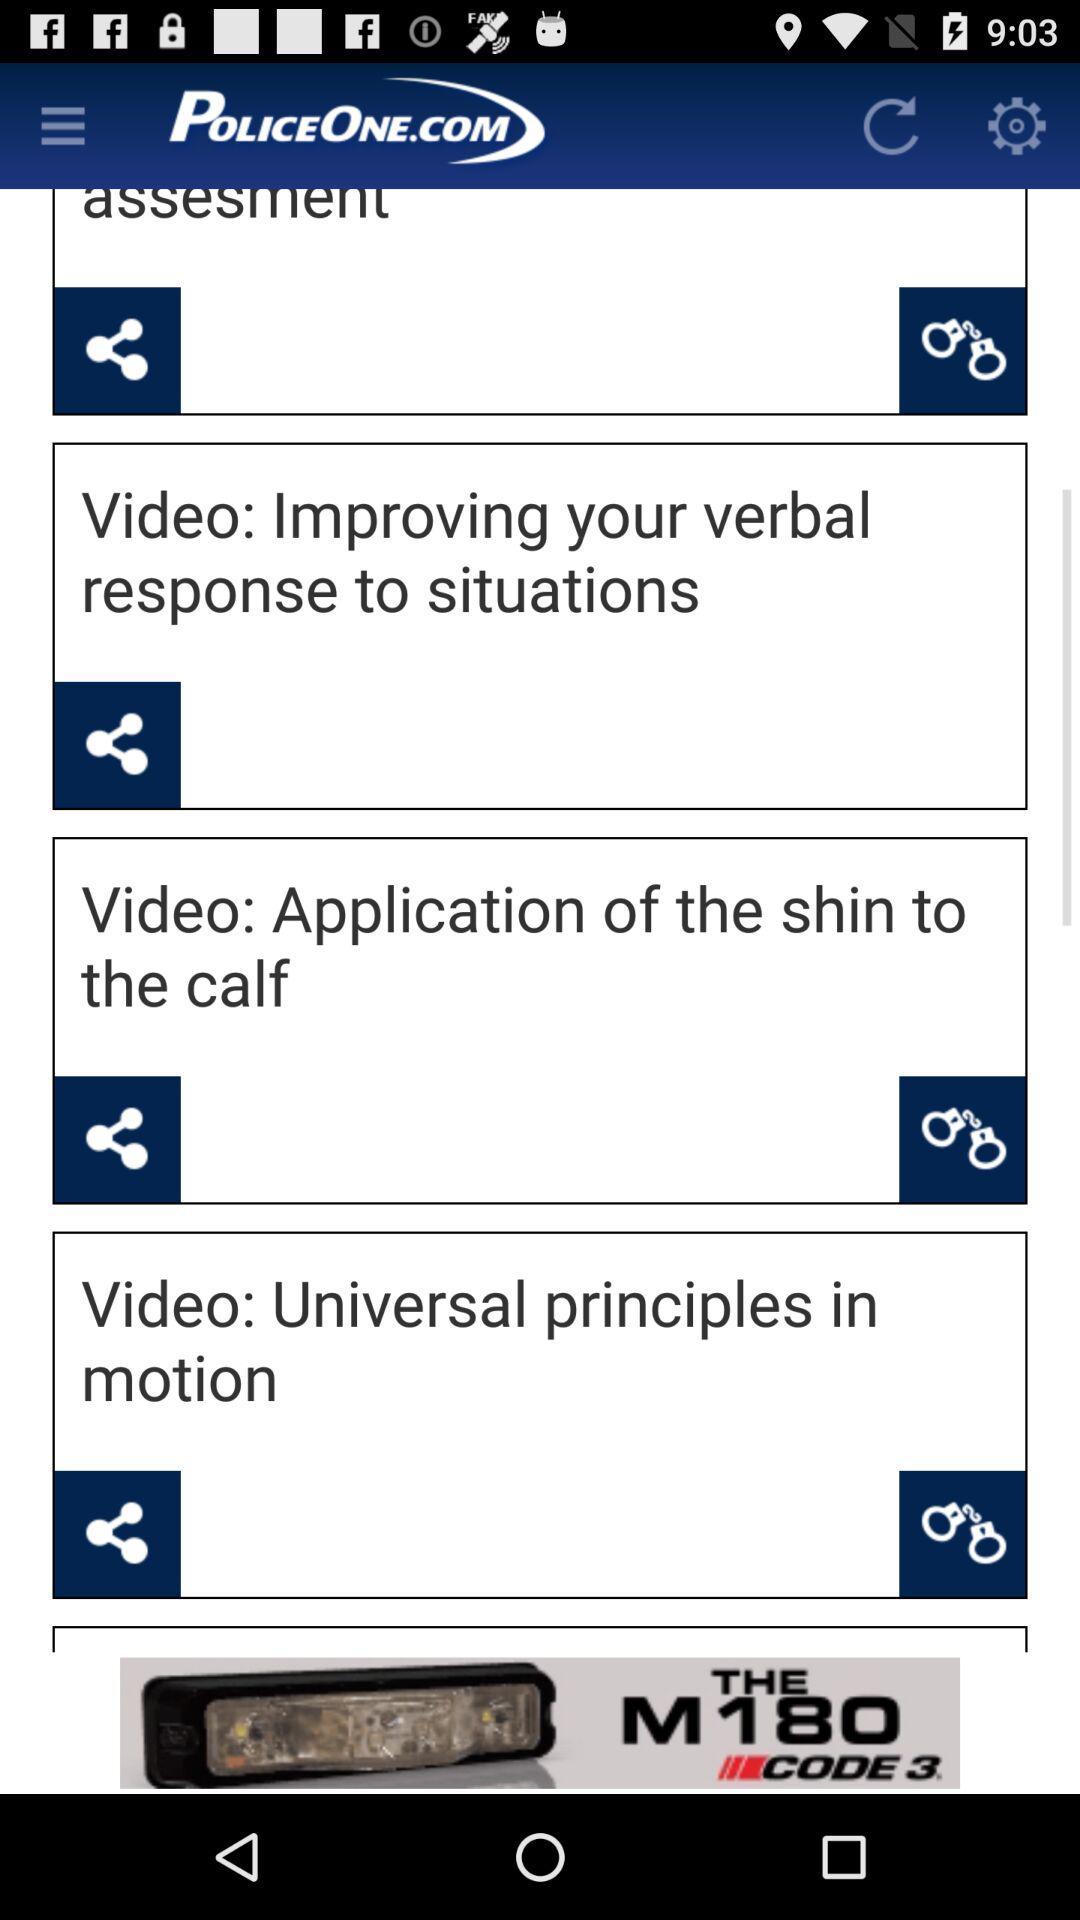 The image size is (1080, 1920). Describe the element at coordinates (540, 1722) in the screenshot. I see `advertisement` at that location.